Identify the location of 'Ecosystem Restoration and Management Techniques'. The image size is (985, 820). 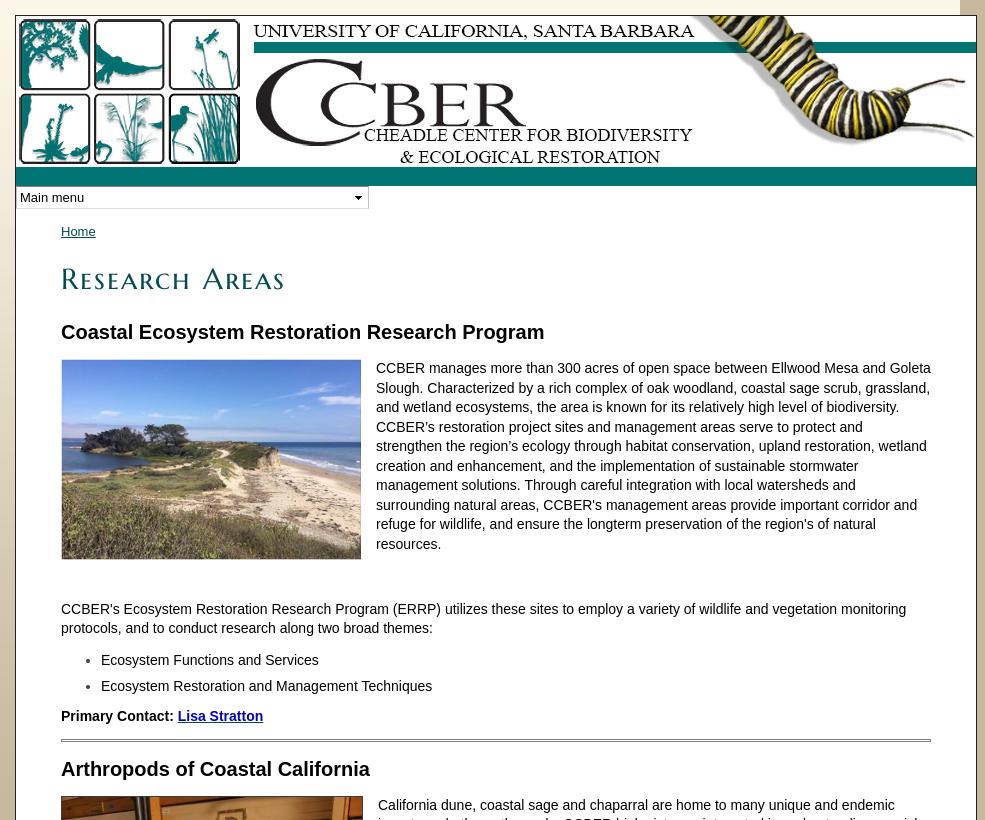
(265, 685).